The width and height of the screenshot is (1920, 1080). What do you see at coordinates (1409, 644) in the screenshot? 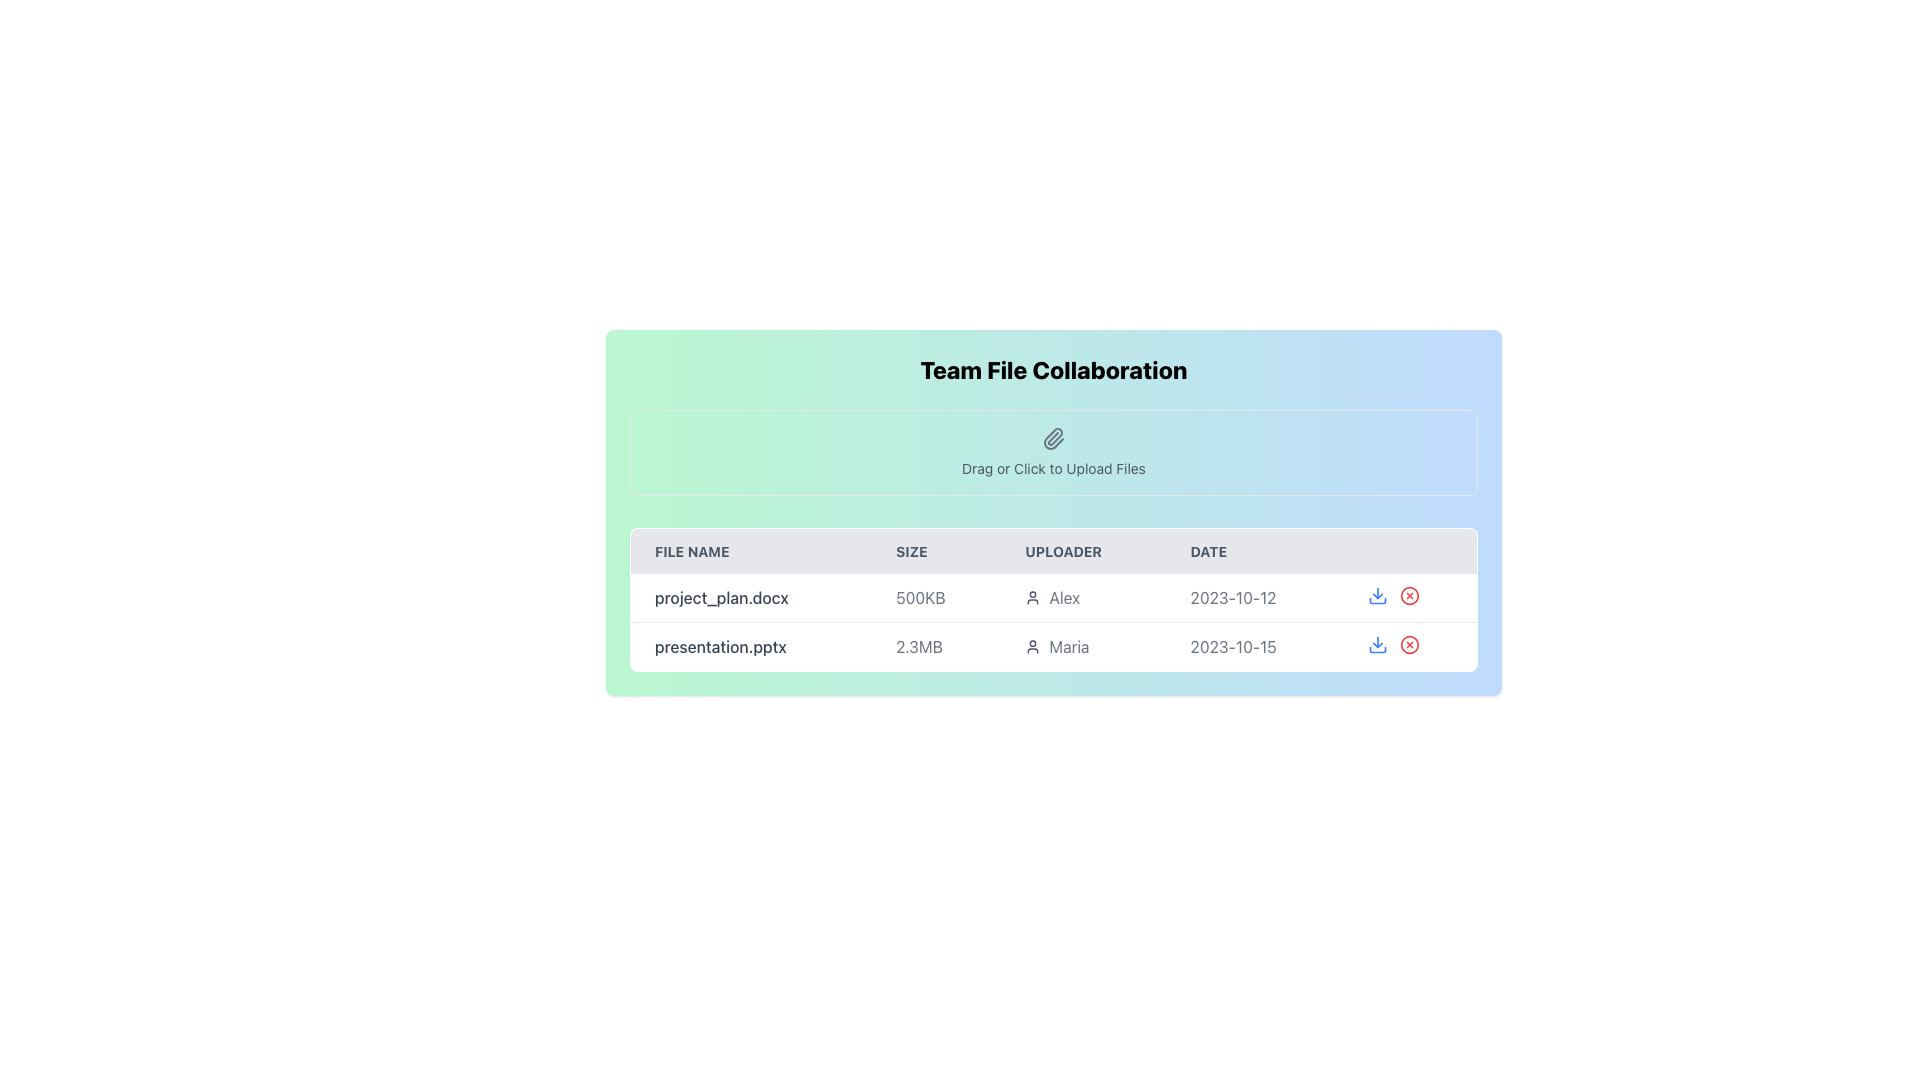
I see `the delete button` at bounding box center [1409, 644].